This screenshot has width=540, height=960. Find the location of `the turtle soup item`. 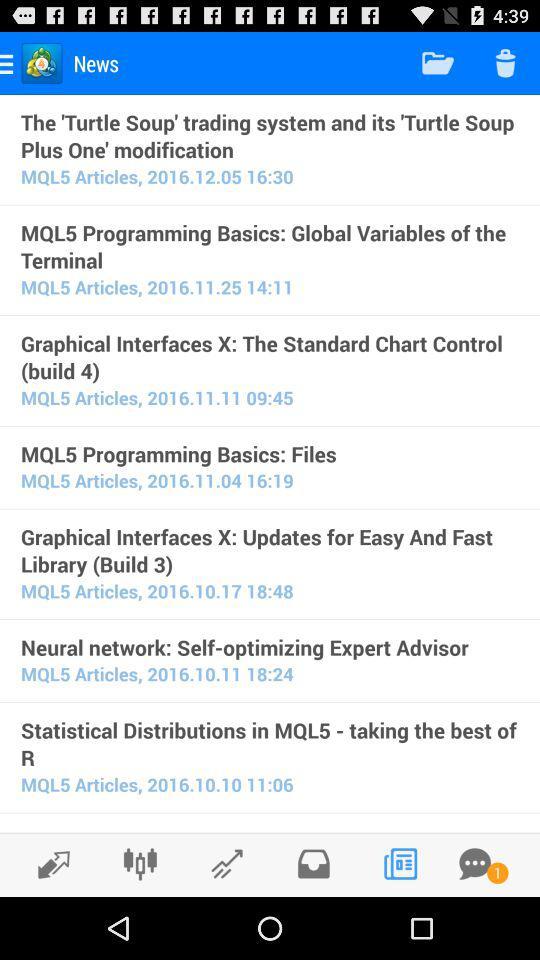

the turtle soup item is located at coordinates (270, 134).